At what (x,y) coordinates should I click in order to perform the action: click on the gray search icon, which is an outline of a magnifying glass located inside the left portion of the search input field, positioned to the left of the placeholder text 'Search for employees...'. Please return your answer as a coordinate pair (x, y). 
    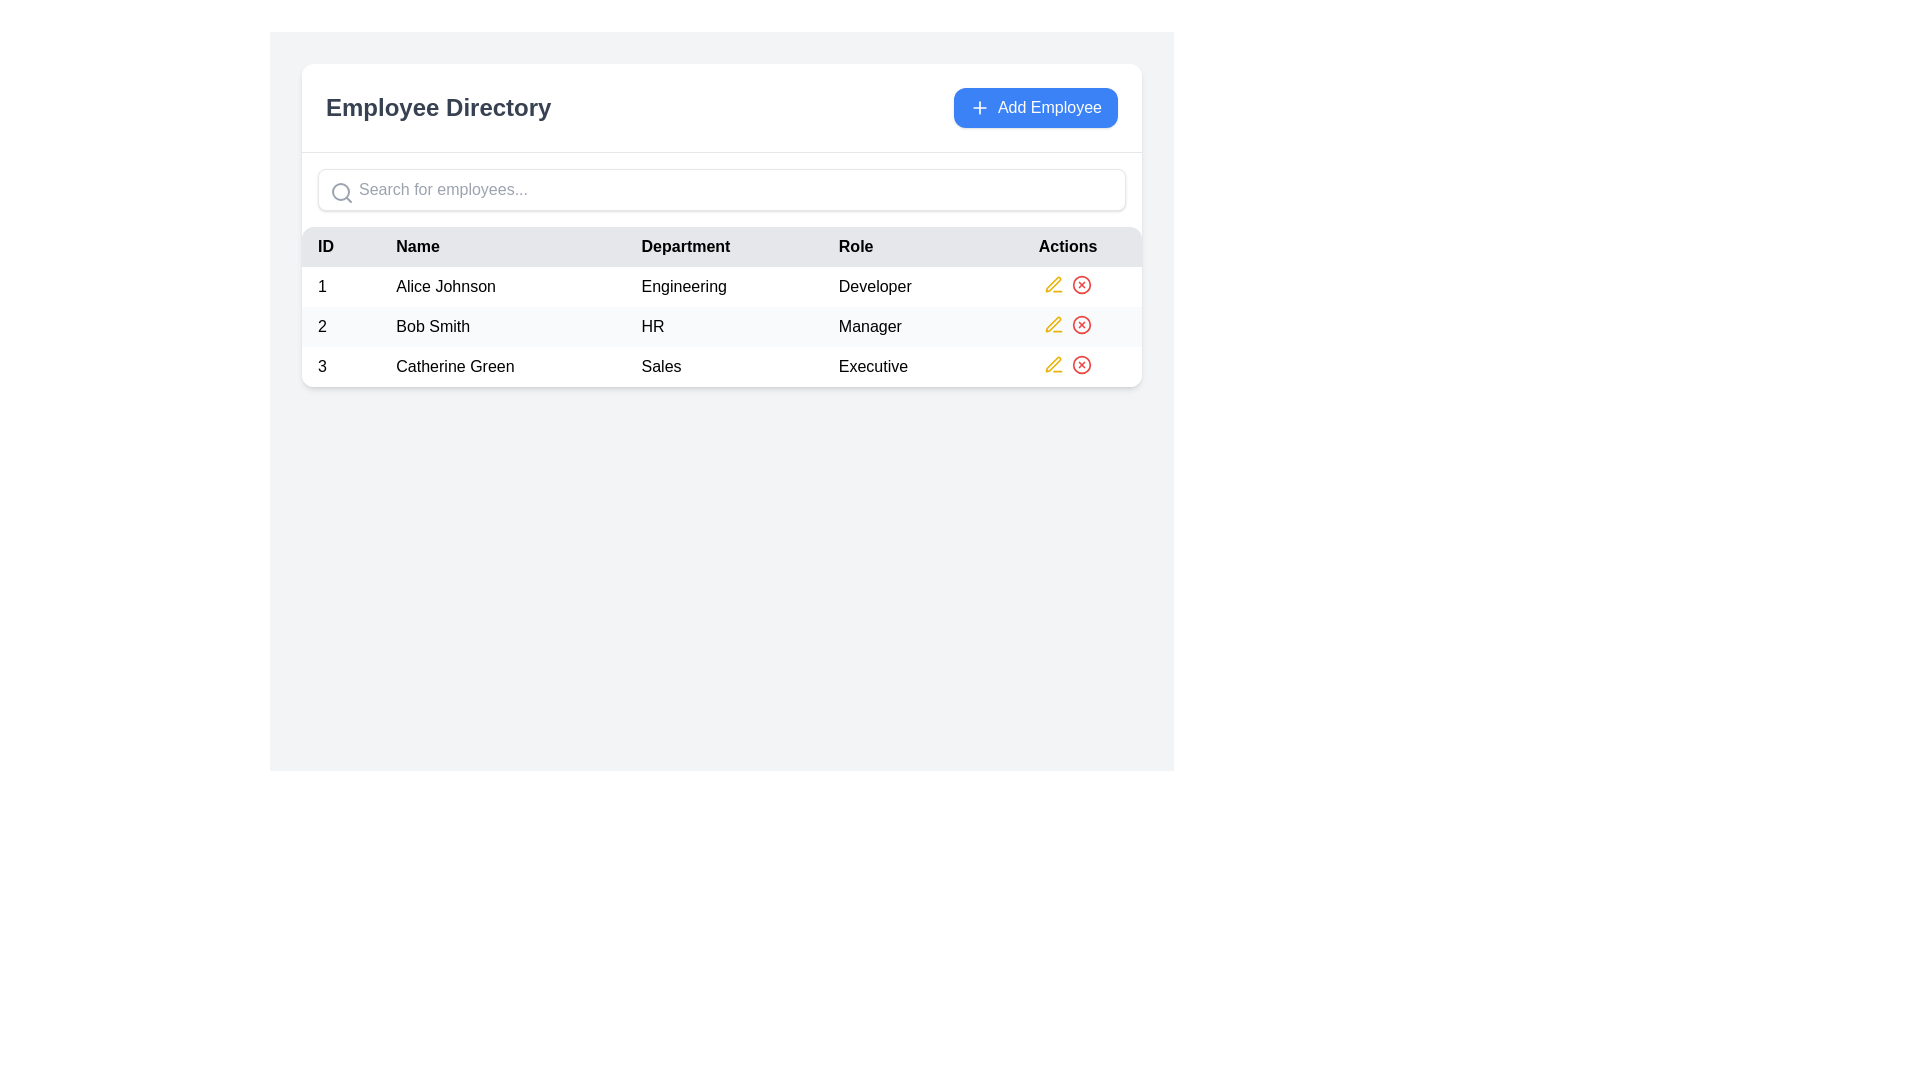
    Looking at the image, I should click on (341, 192).